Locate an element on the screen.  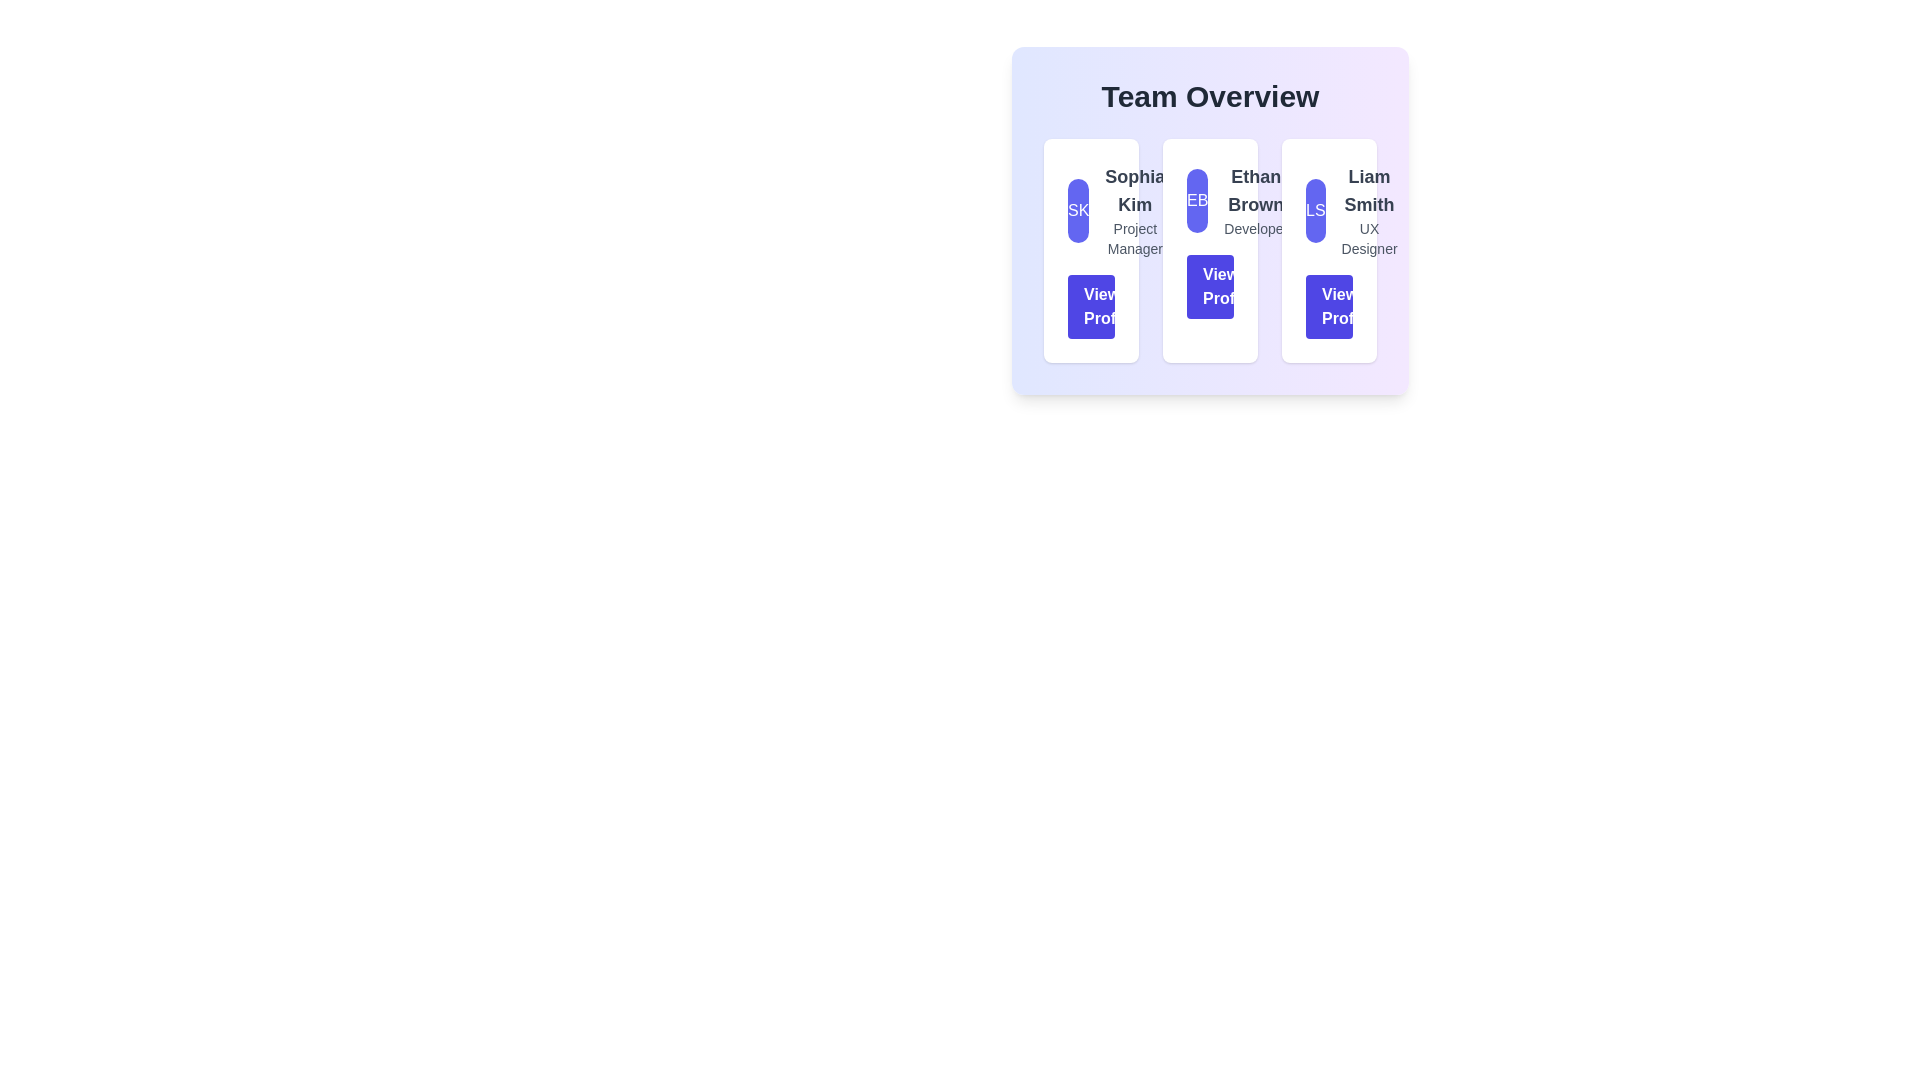
the text label indicating the role of the individual beneath the name 'Sophia Kim' in the profile card within the 'Team Overview' layout is located at coordinates (1135, 238).